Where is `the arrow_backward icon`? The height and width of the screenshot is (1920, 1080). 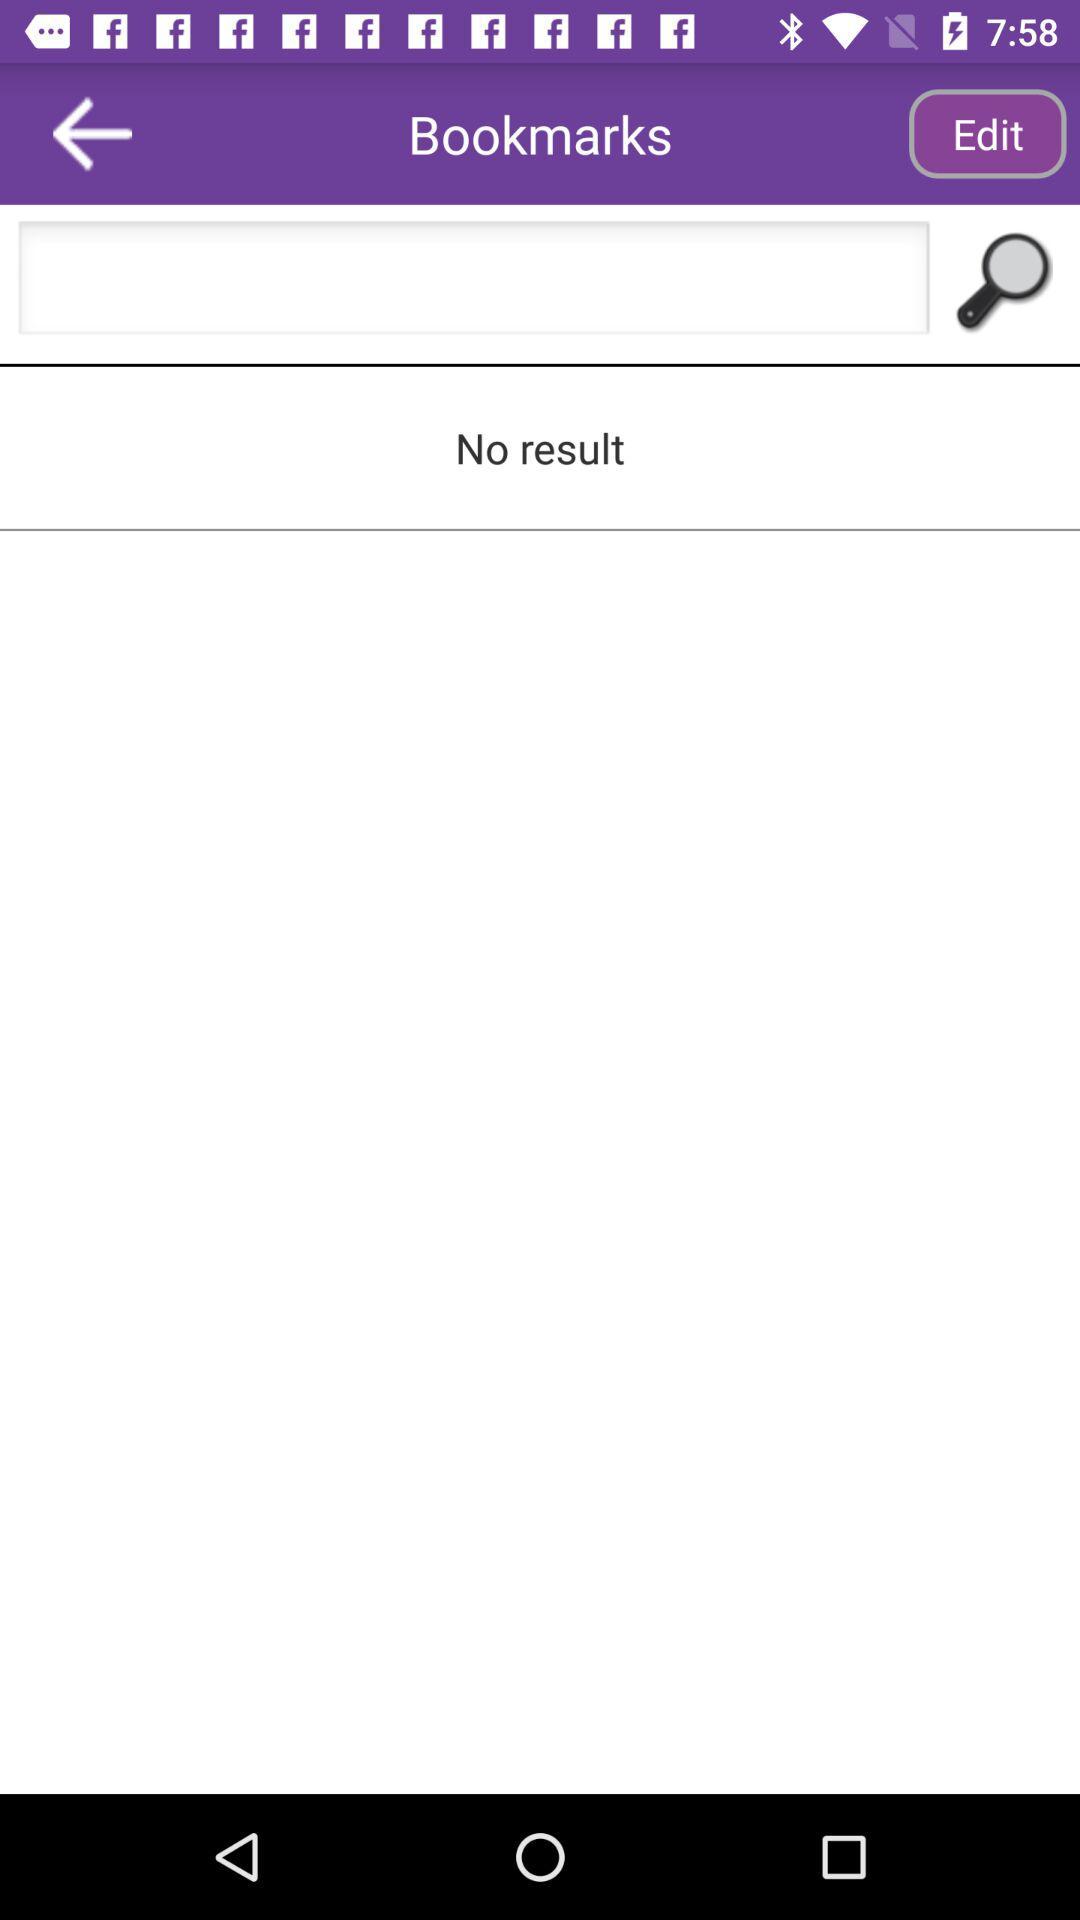 the arrow_backward icon is located at coordinates (92, 132).